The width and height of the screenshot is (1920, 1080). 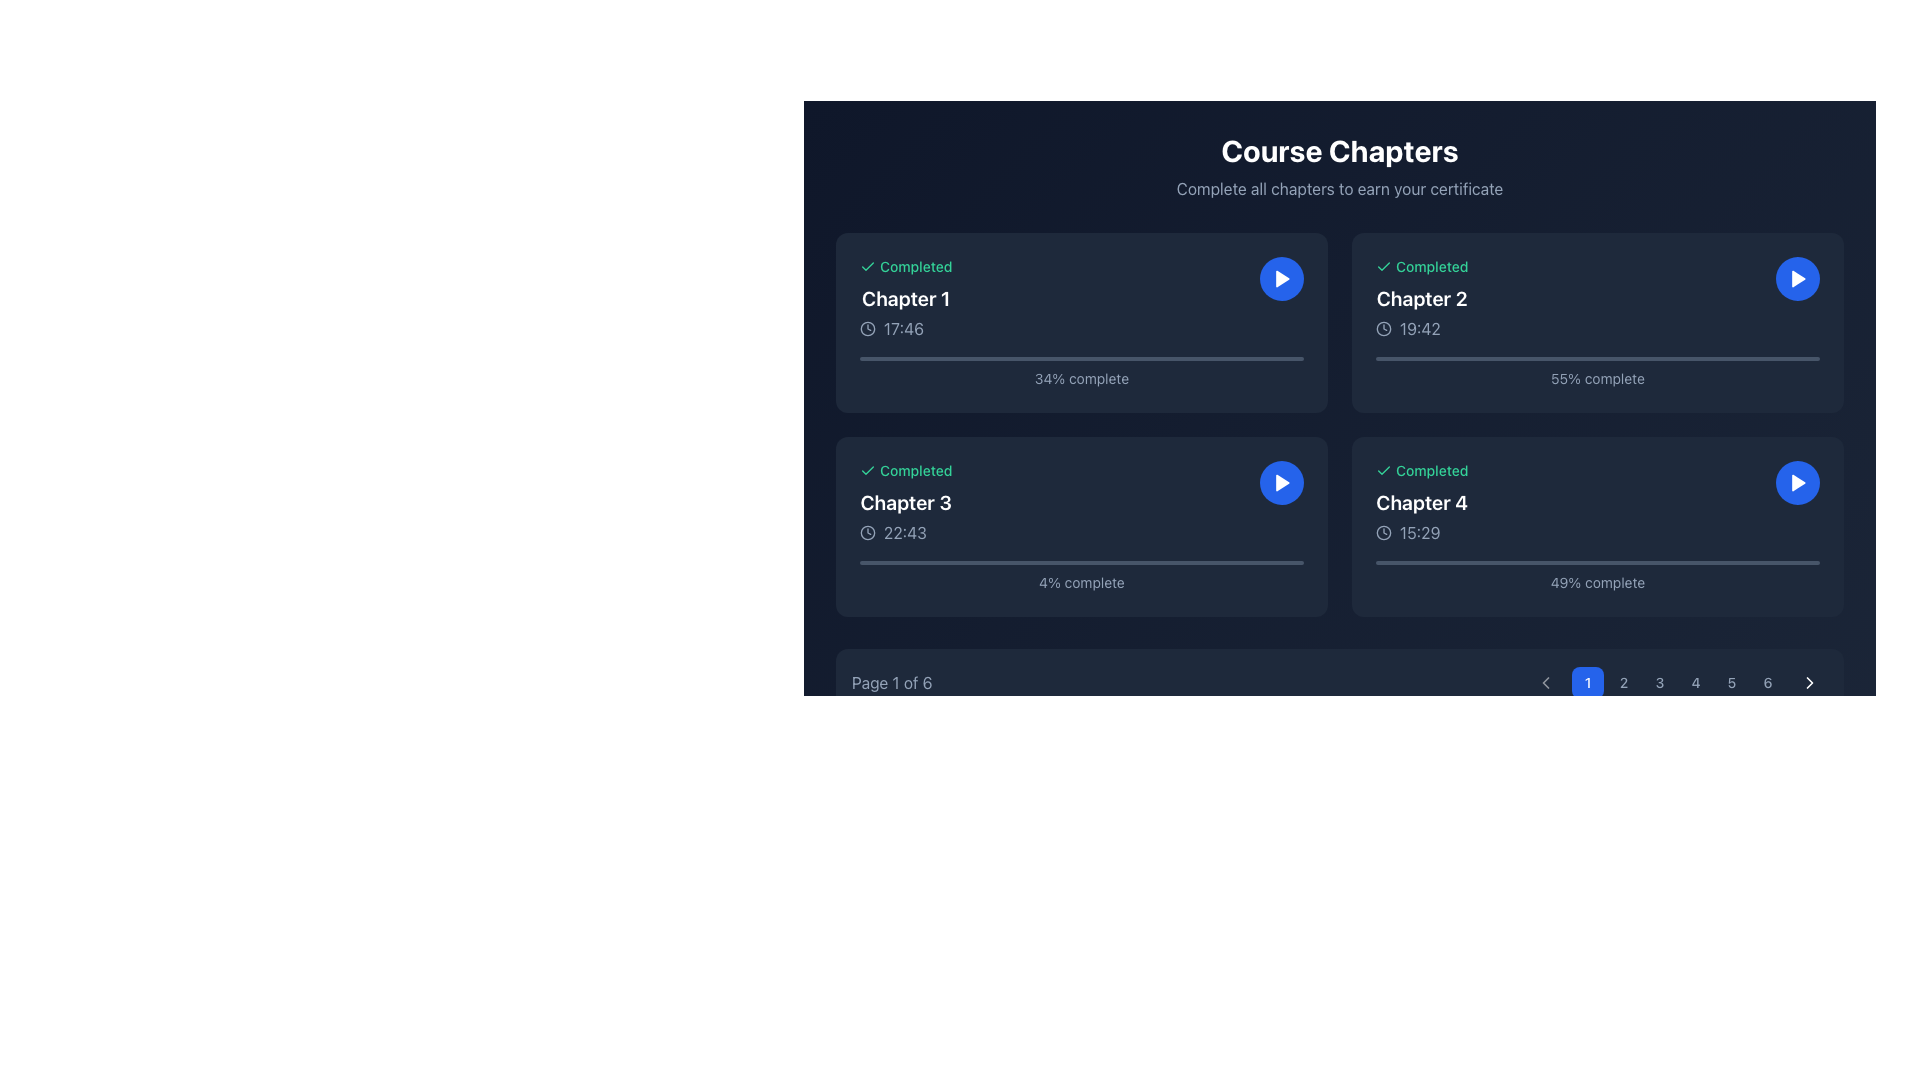 What do you see at coordinates (1660, 681) in the screenshot?
I see `the circular button displaying the number '3'` at bounding box center [1660, 681].